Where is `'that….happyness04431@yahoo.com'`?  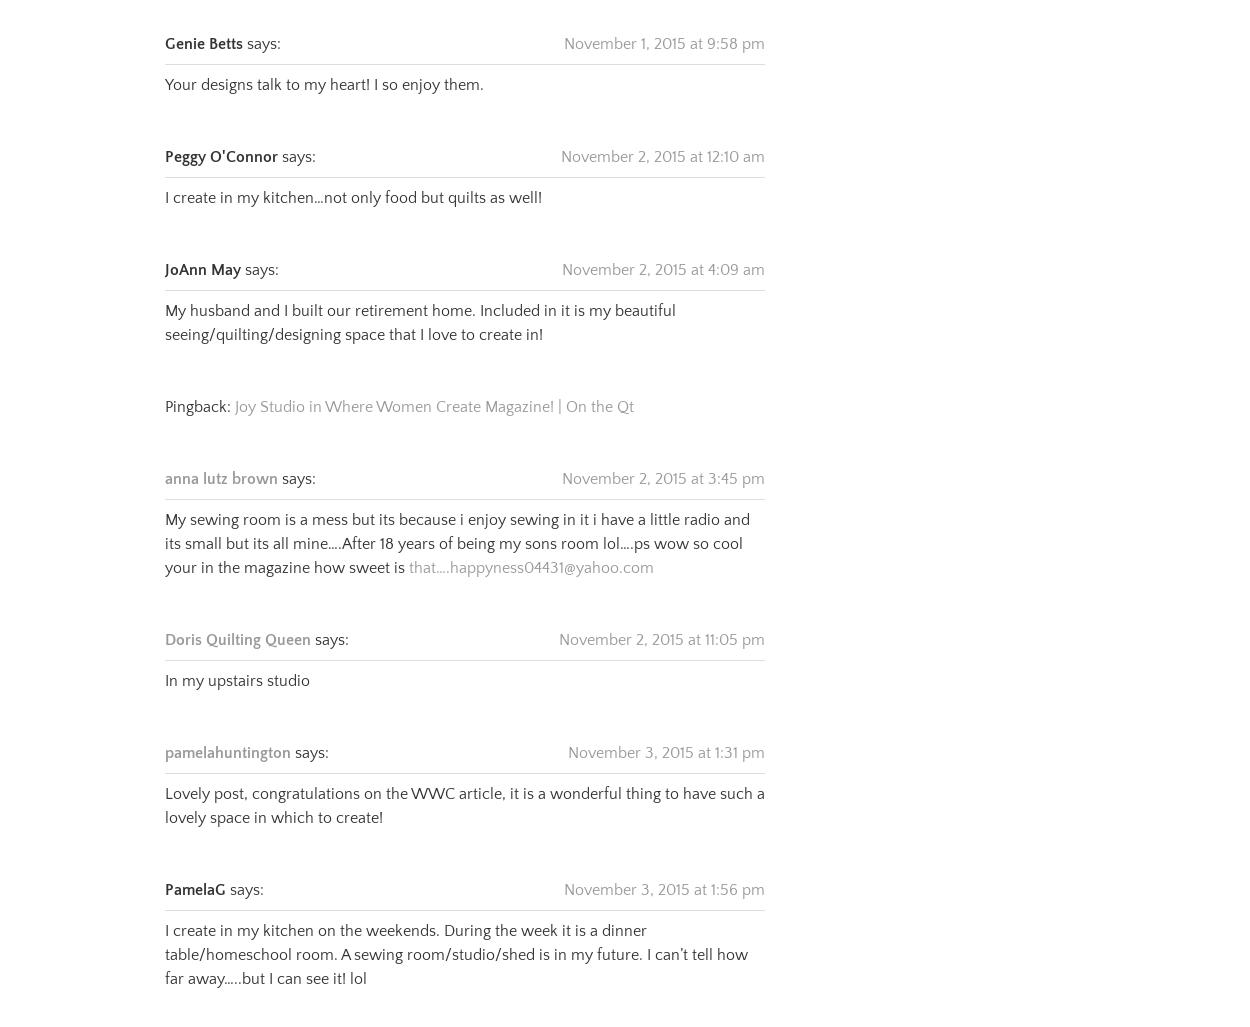
'that….happyness04431@yahoo.com' is located at coordinates (409, 541).